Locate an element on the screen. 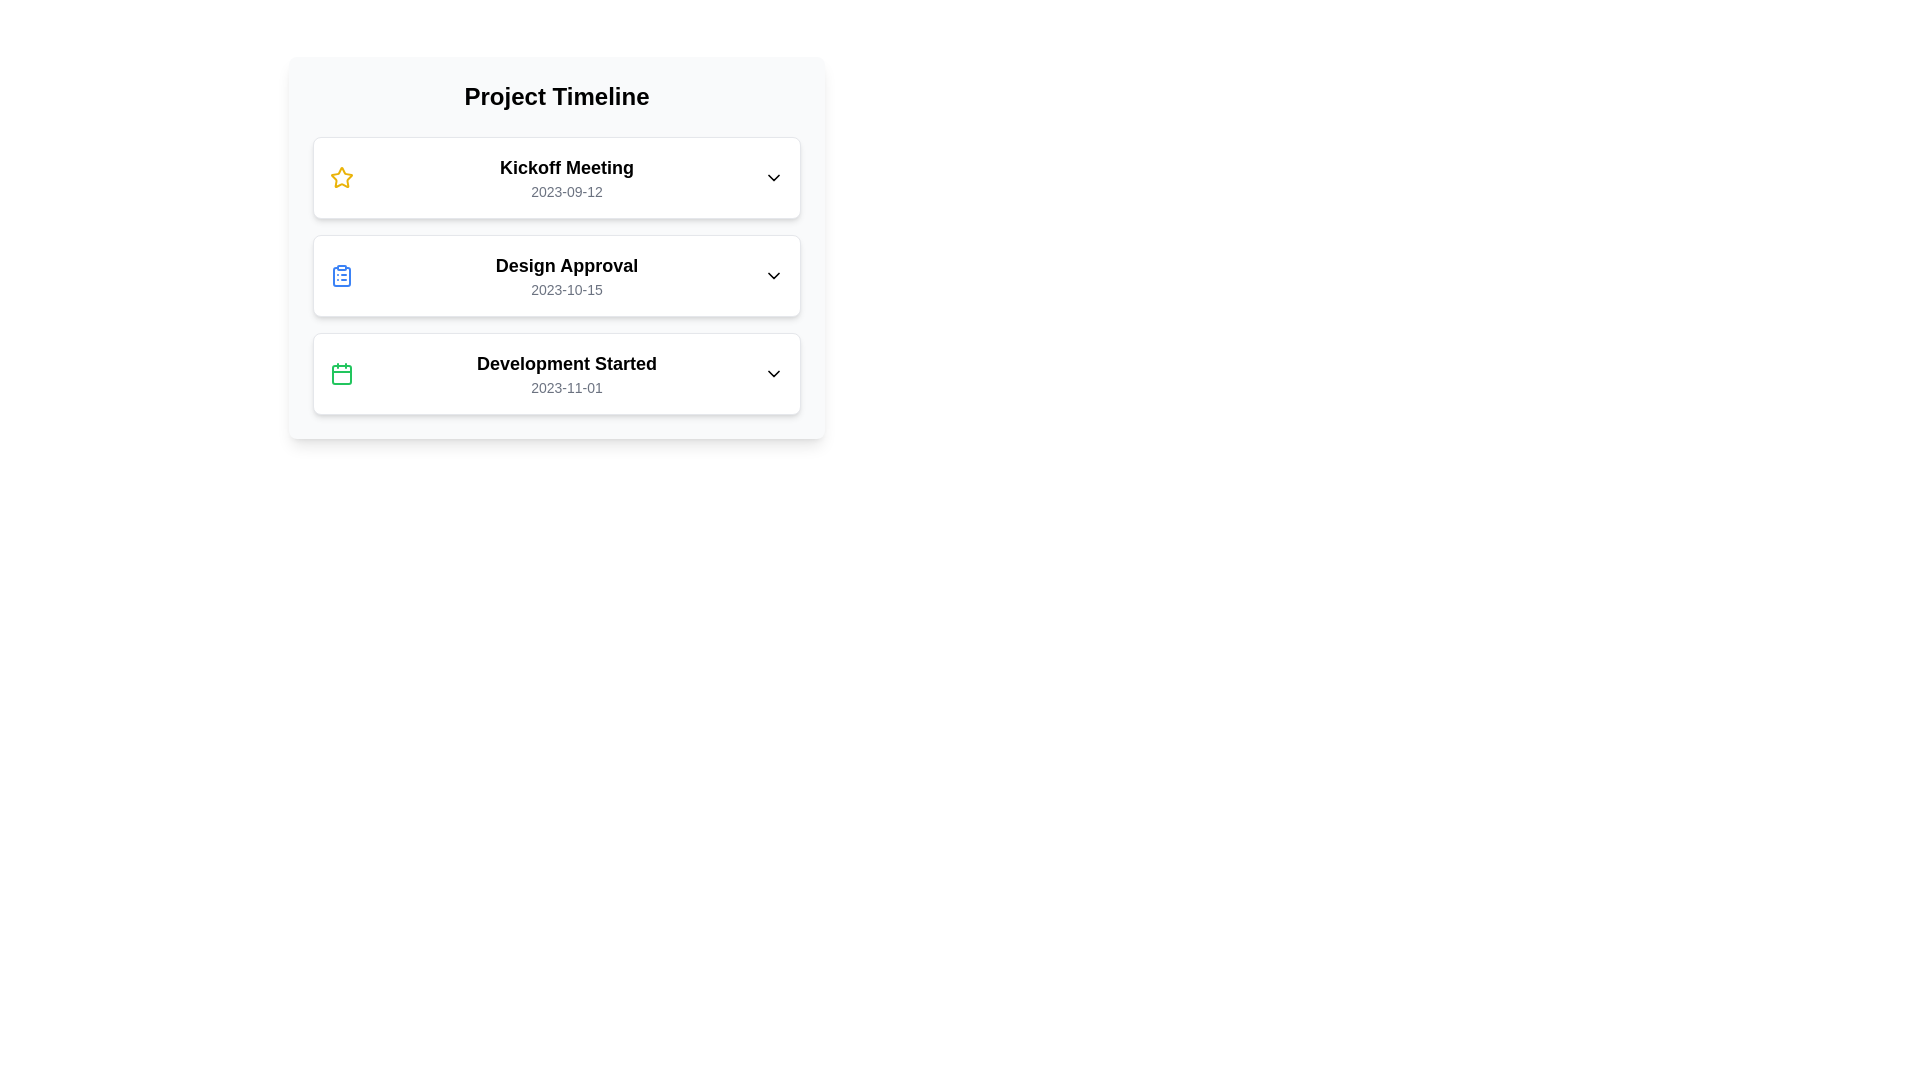 This screenshot has width=1920, height=1080. the Dropdown icon located at the far right side of the row containing 'Development Started' is located at coordinates (772, 374).